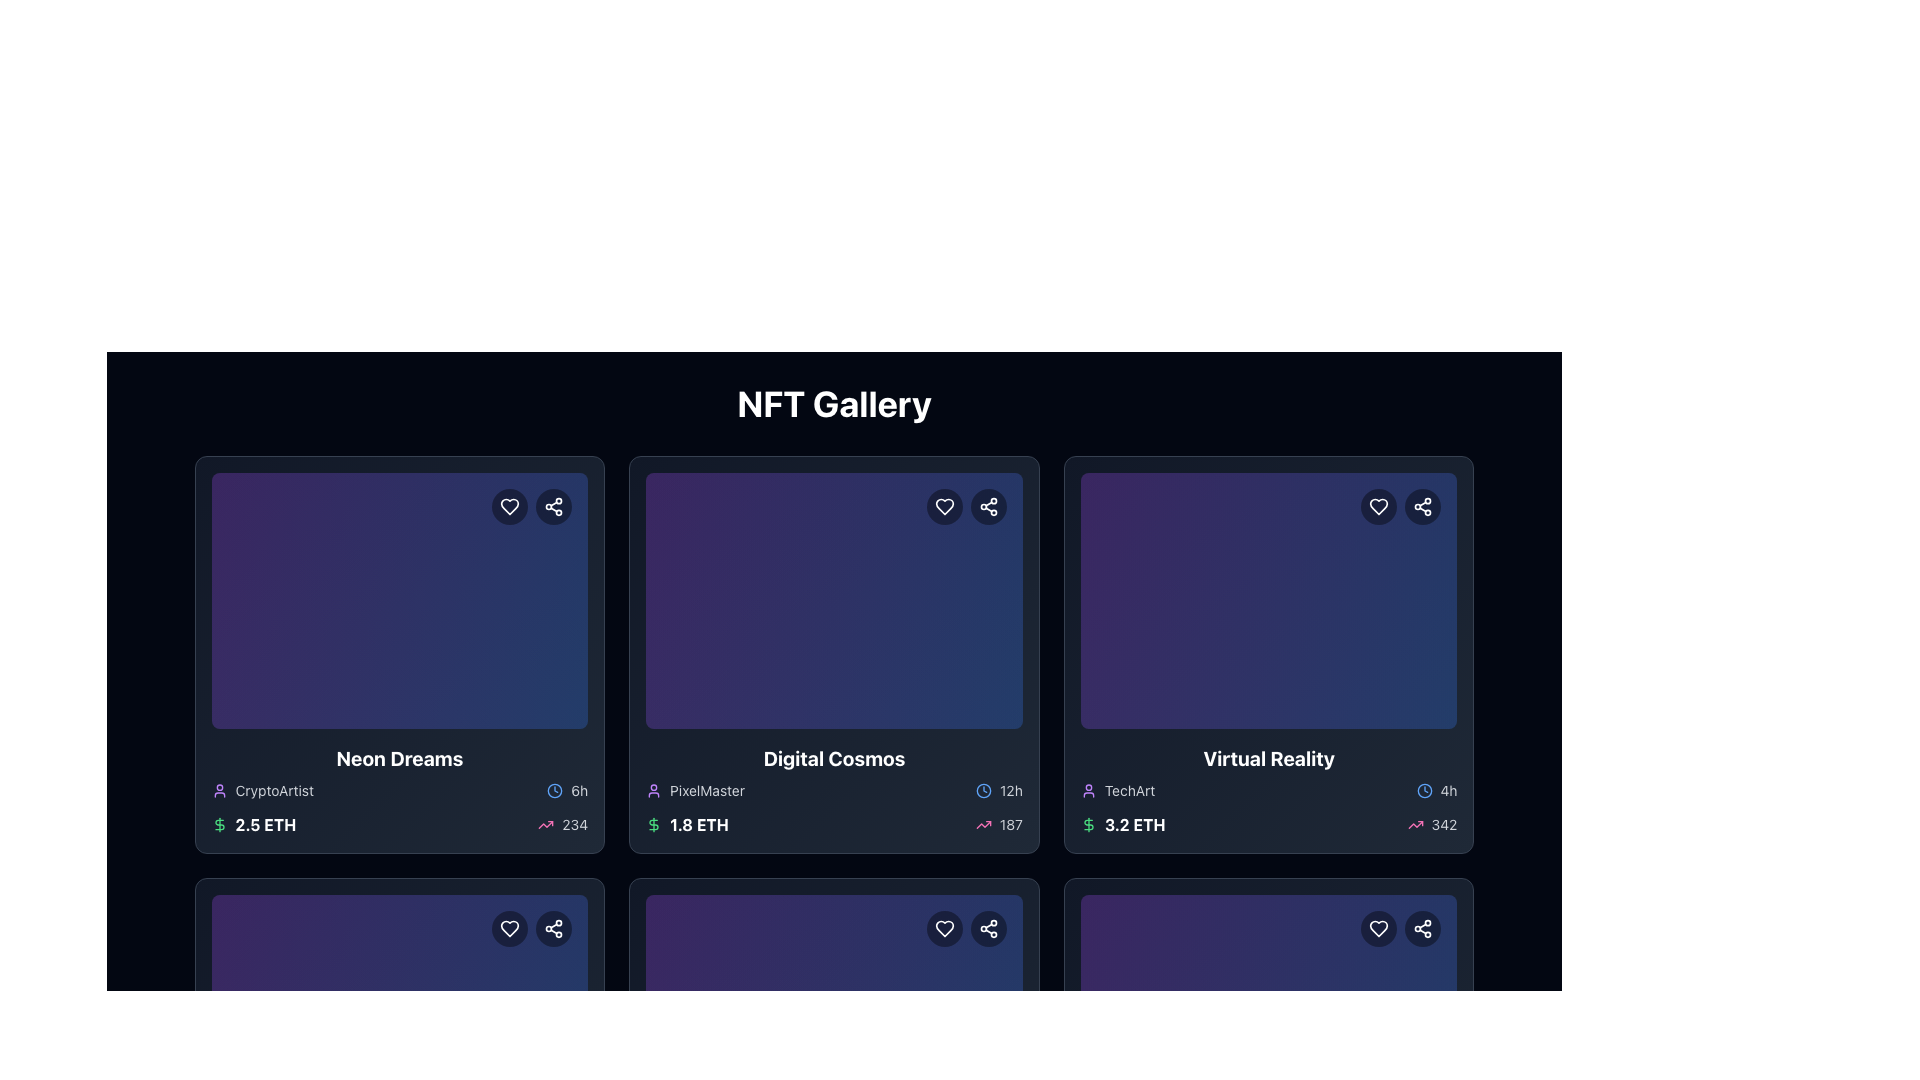  What do you see at coordinates (834, 825) in the screenshot?
I see `the Information bar located at the bottom of the 'Digital Cosmos' card, which displays the item's price in Ethereum and related statistics` at bounding box center [834, 825].